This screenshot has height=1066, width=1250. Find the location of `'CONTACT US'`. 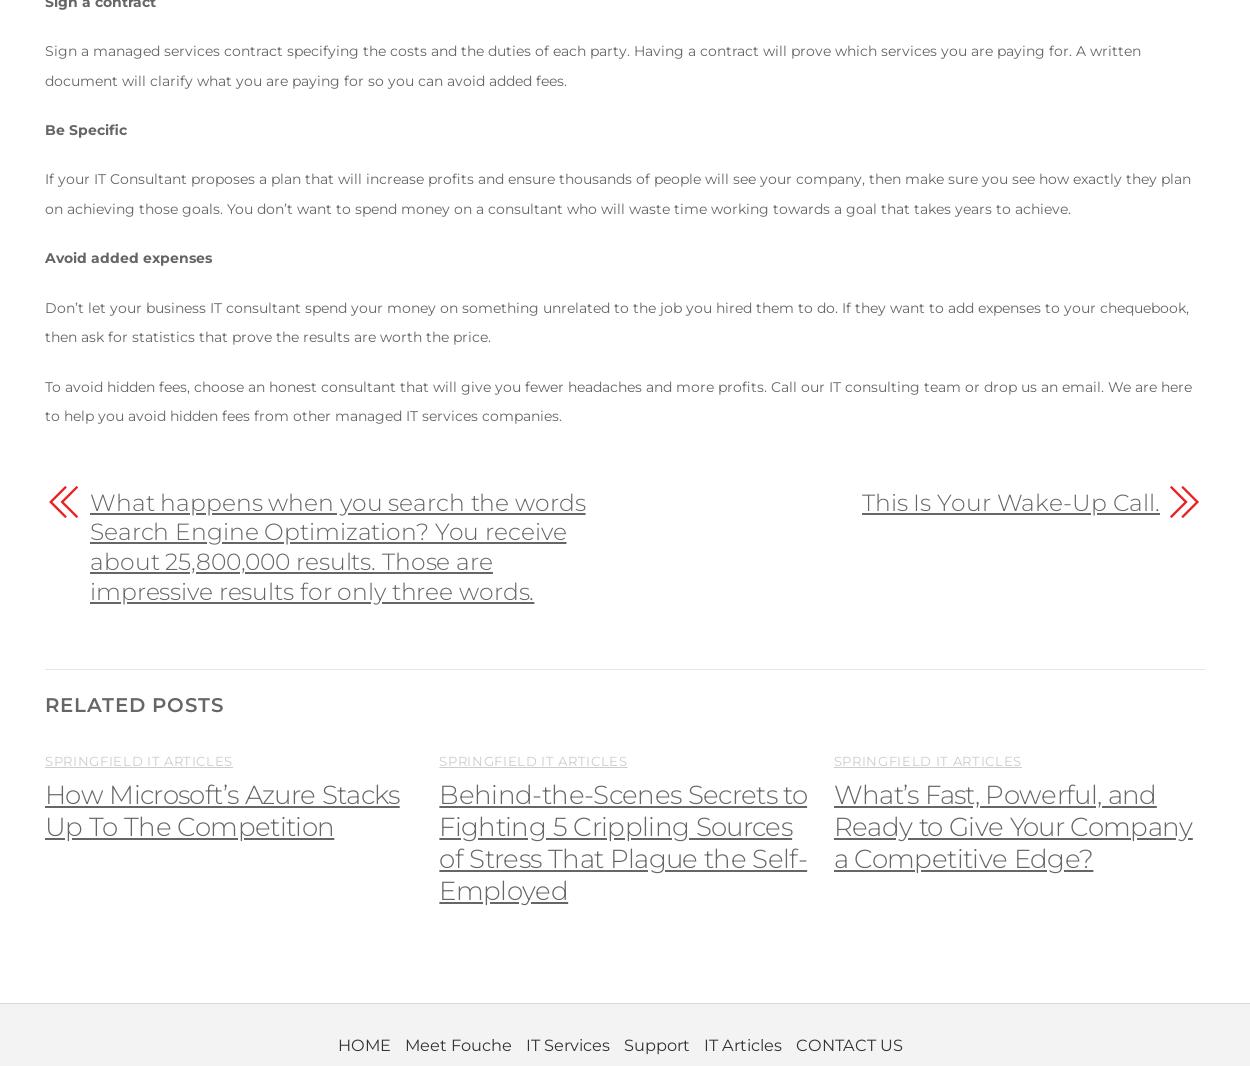

'CONTACT US' is located at coordinates (847, 1044).